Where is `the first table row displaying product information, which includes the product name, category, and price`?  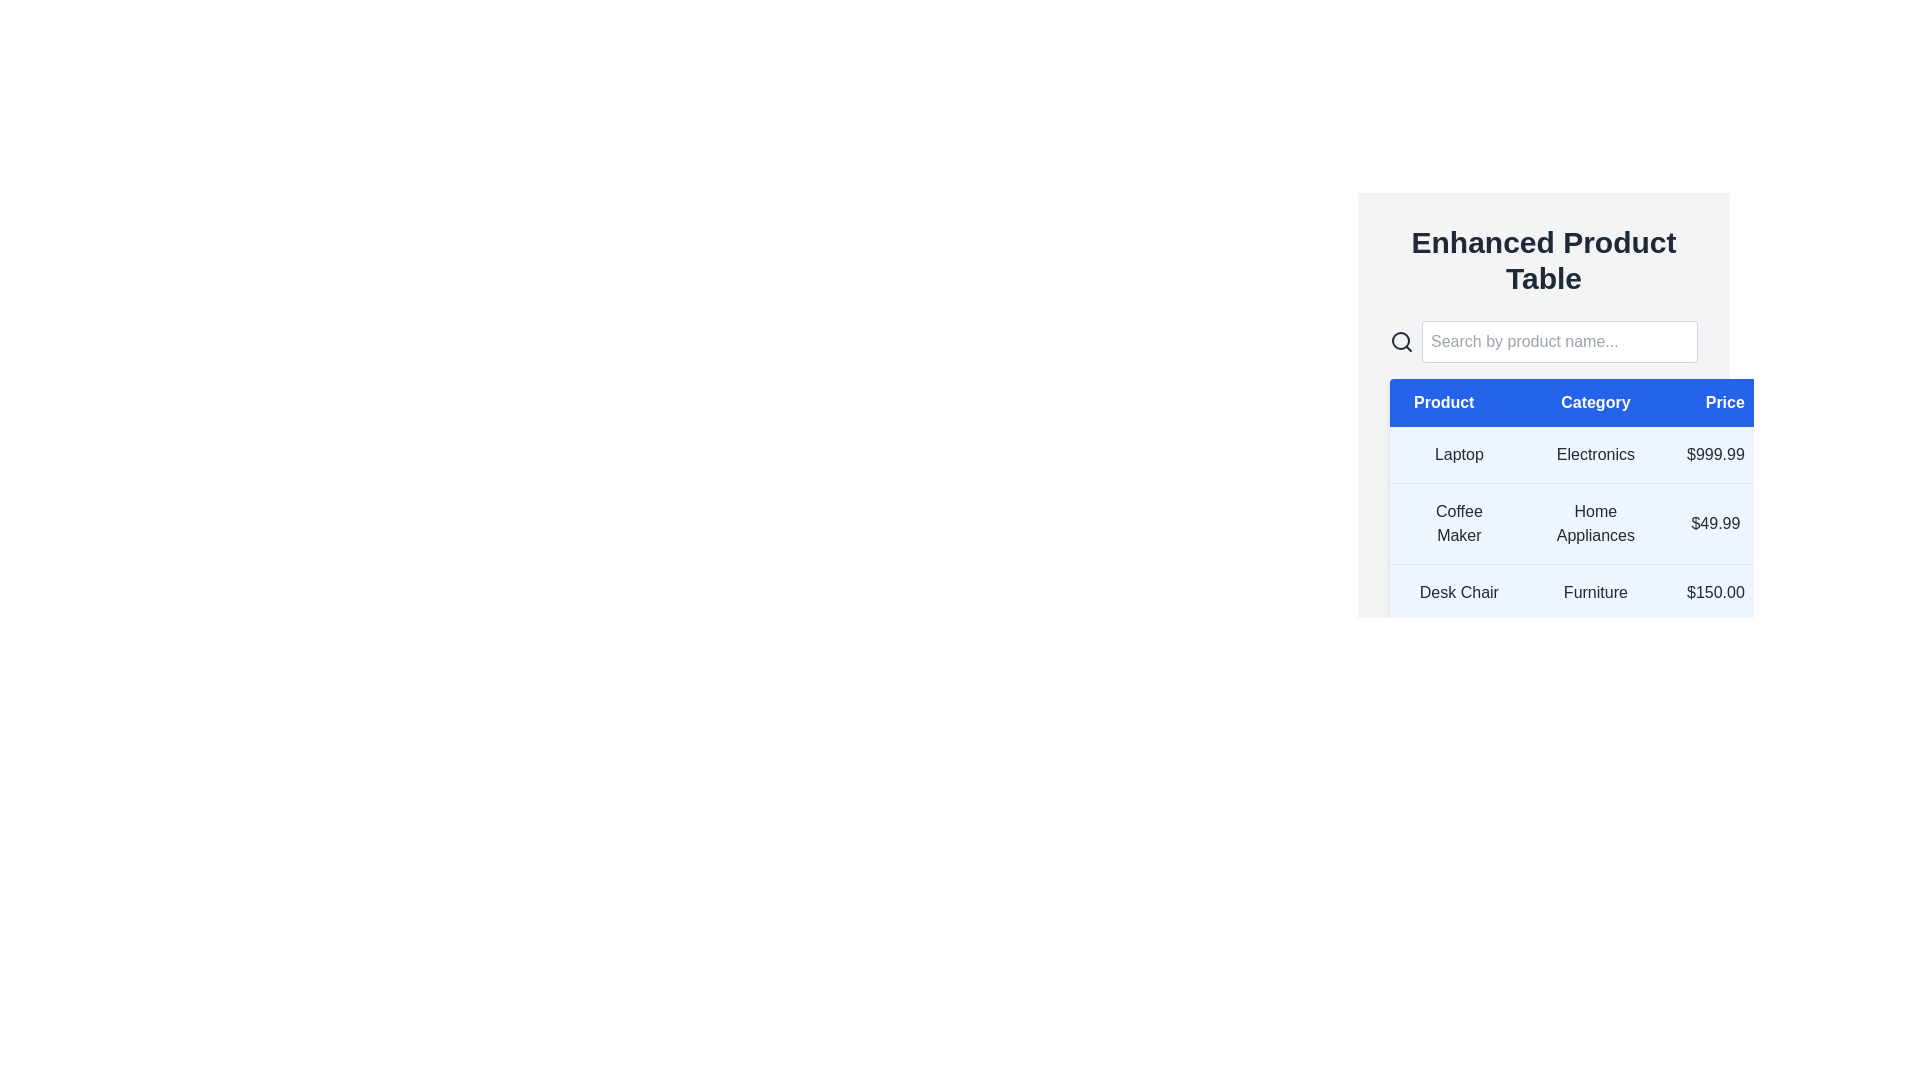
the first table row displaying product information, which includes the product name, category, and price is located at coordinates (1578, 455).